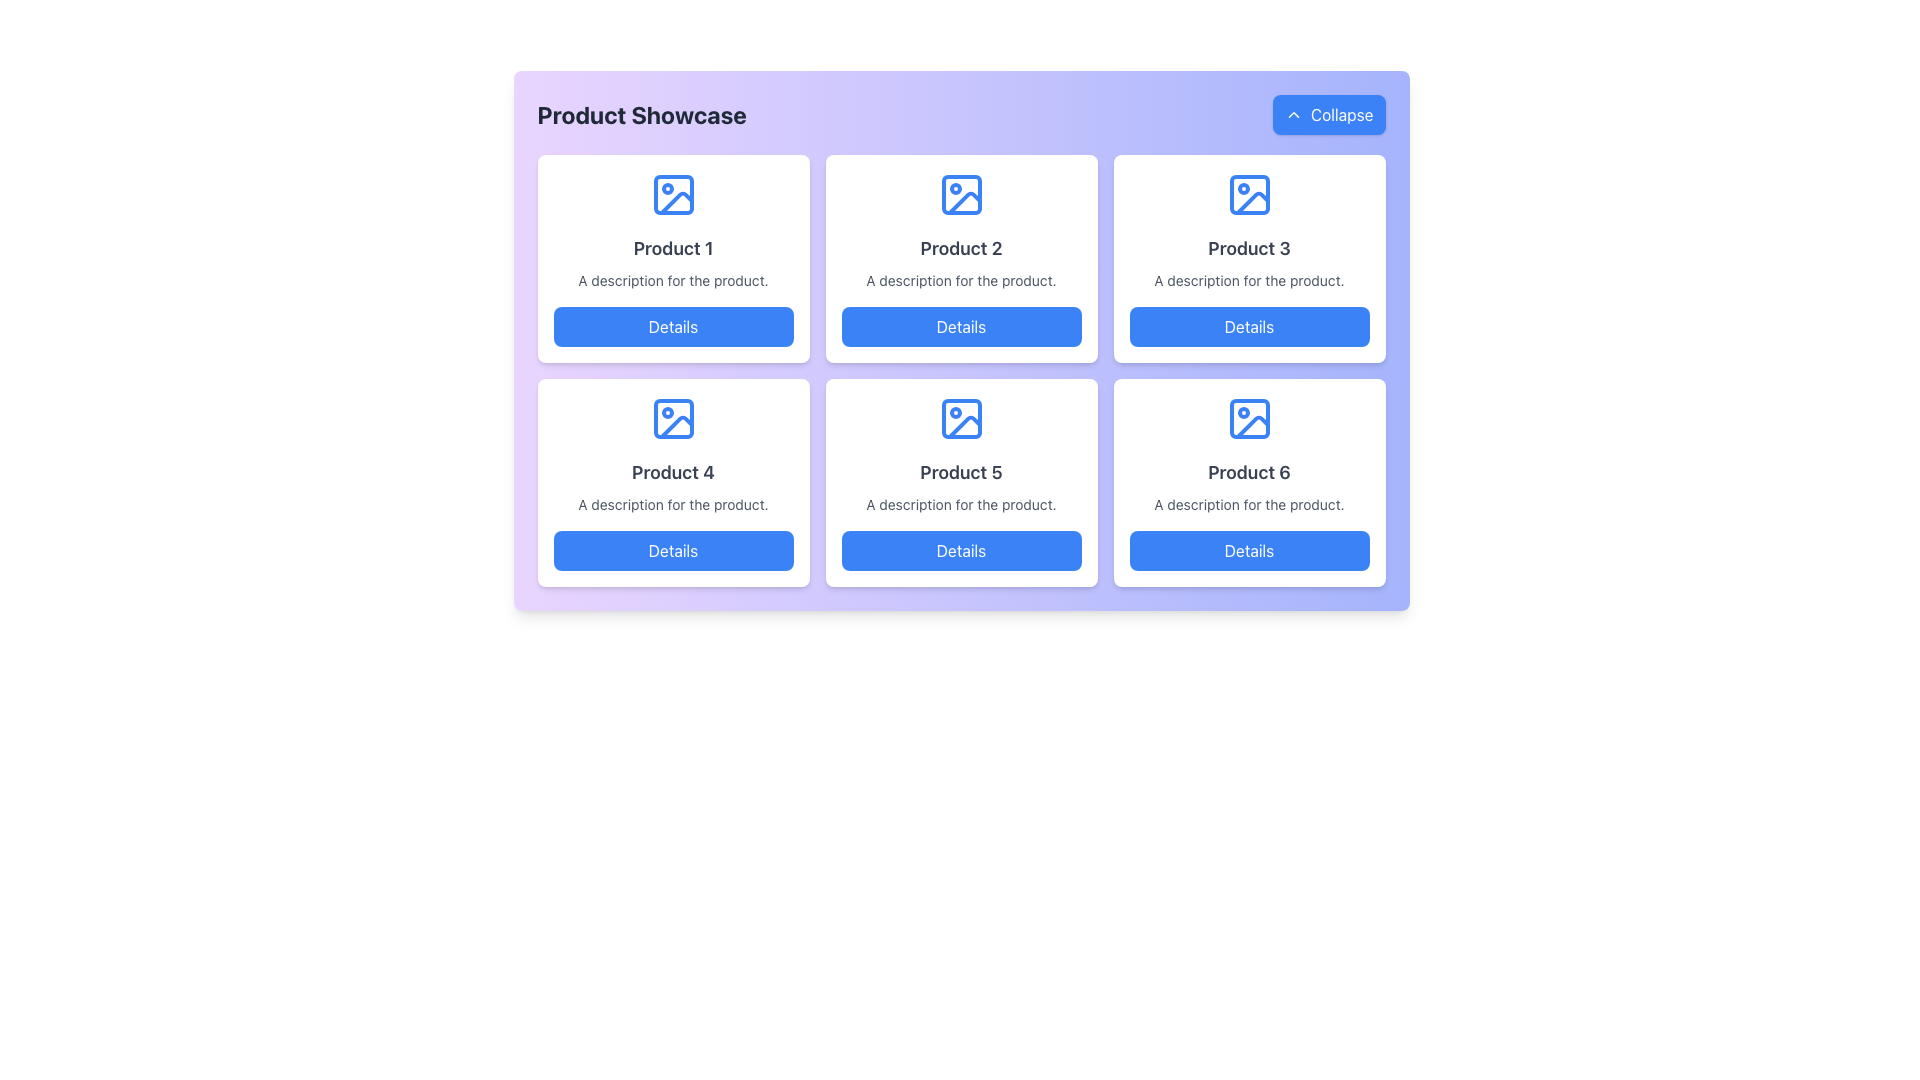 The image size is (1920, 1080). What do you see at coordinates (1248, 418) in the screenshot?
I see `the product icon representing 'Product 6', located in the bottom-right area of the product grid` at bounding box center [1248, 418].